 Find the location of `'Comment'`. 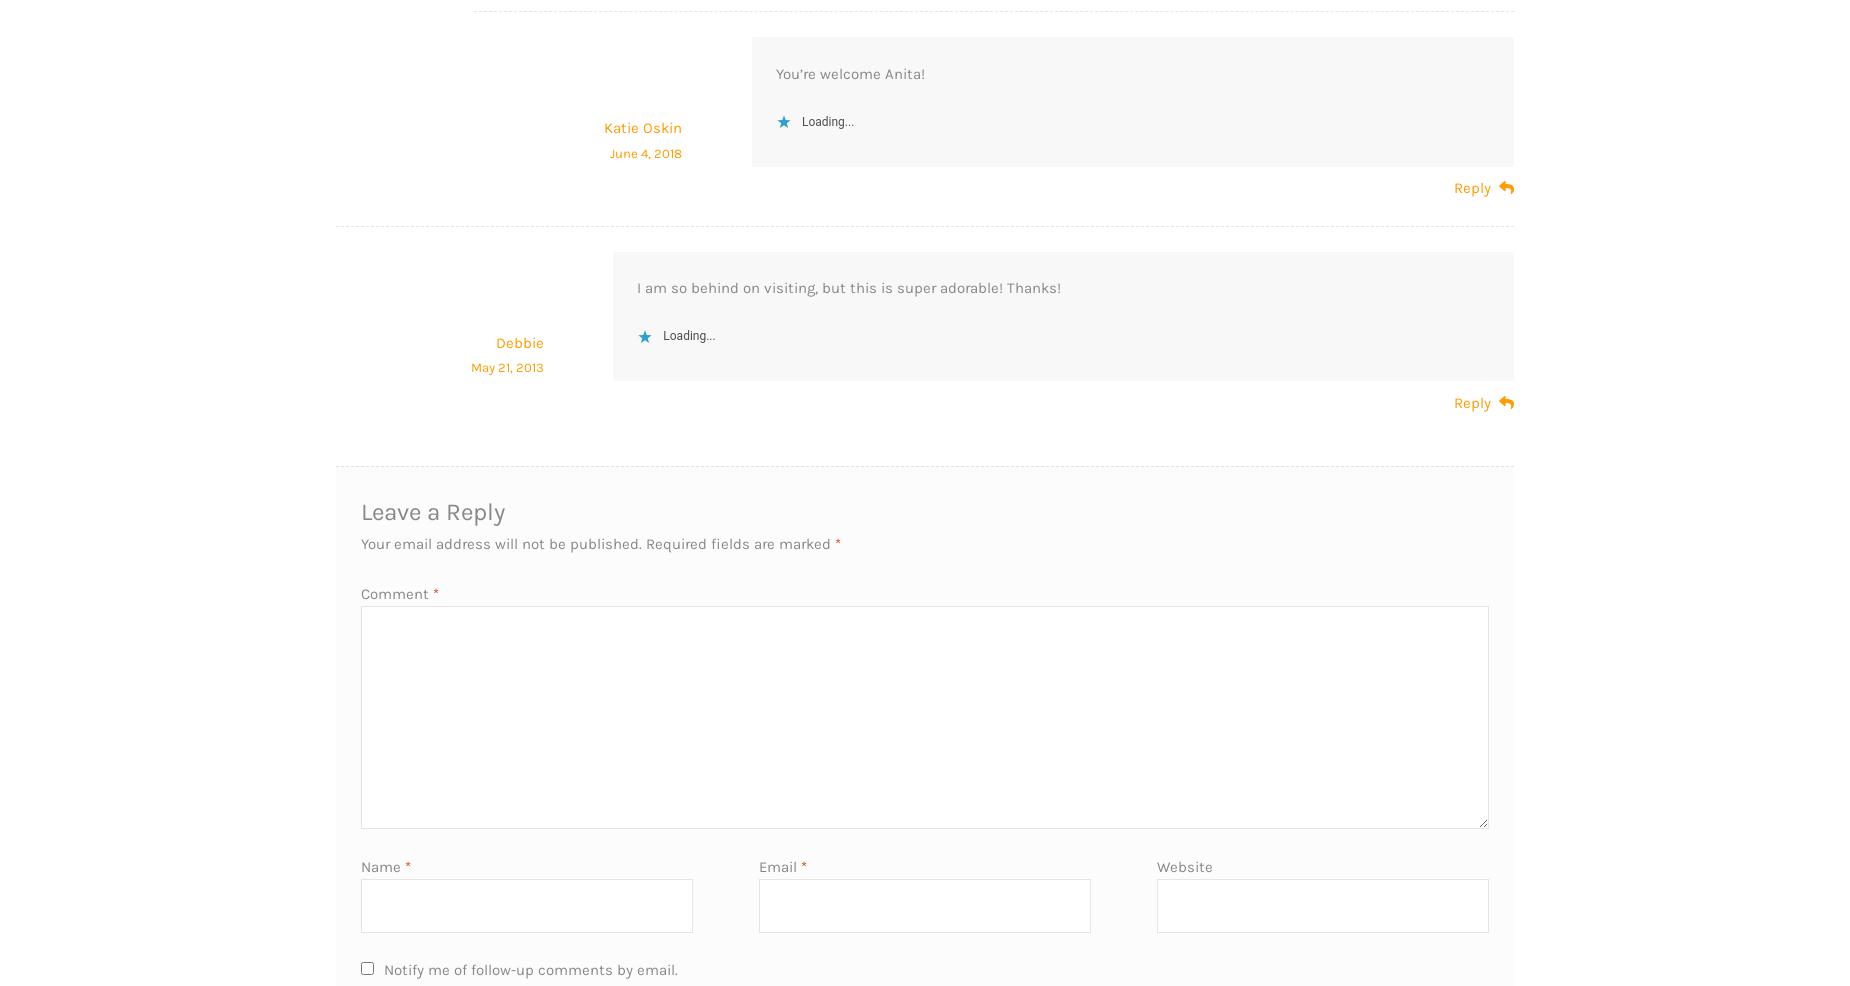

'Comment' is located at coordinates (396, 592).